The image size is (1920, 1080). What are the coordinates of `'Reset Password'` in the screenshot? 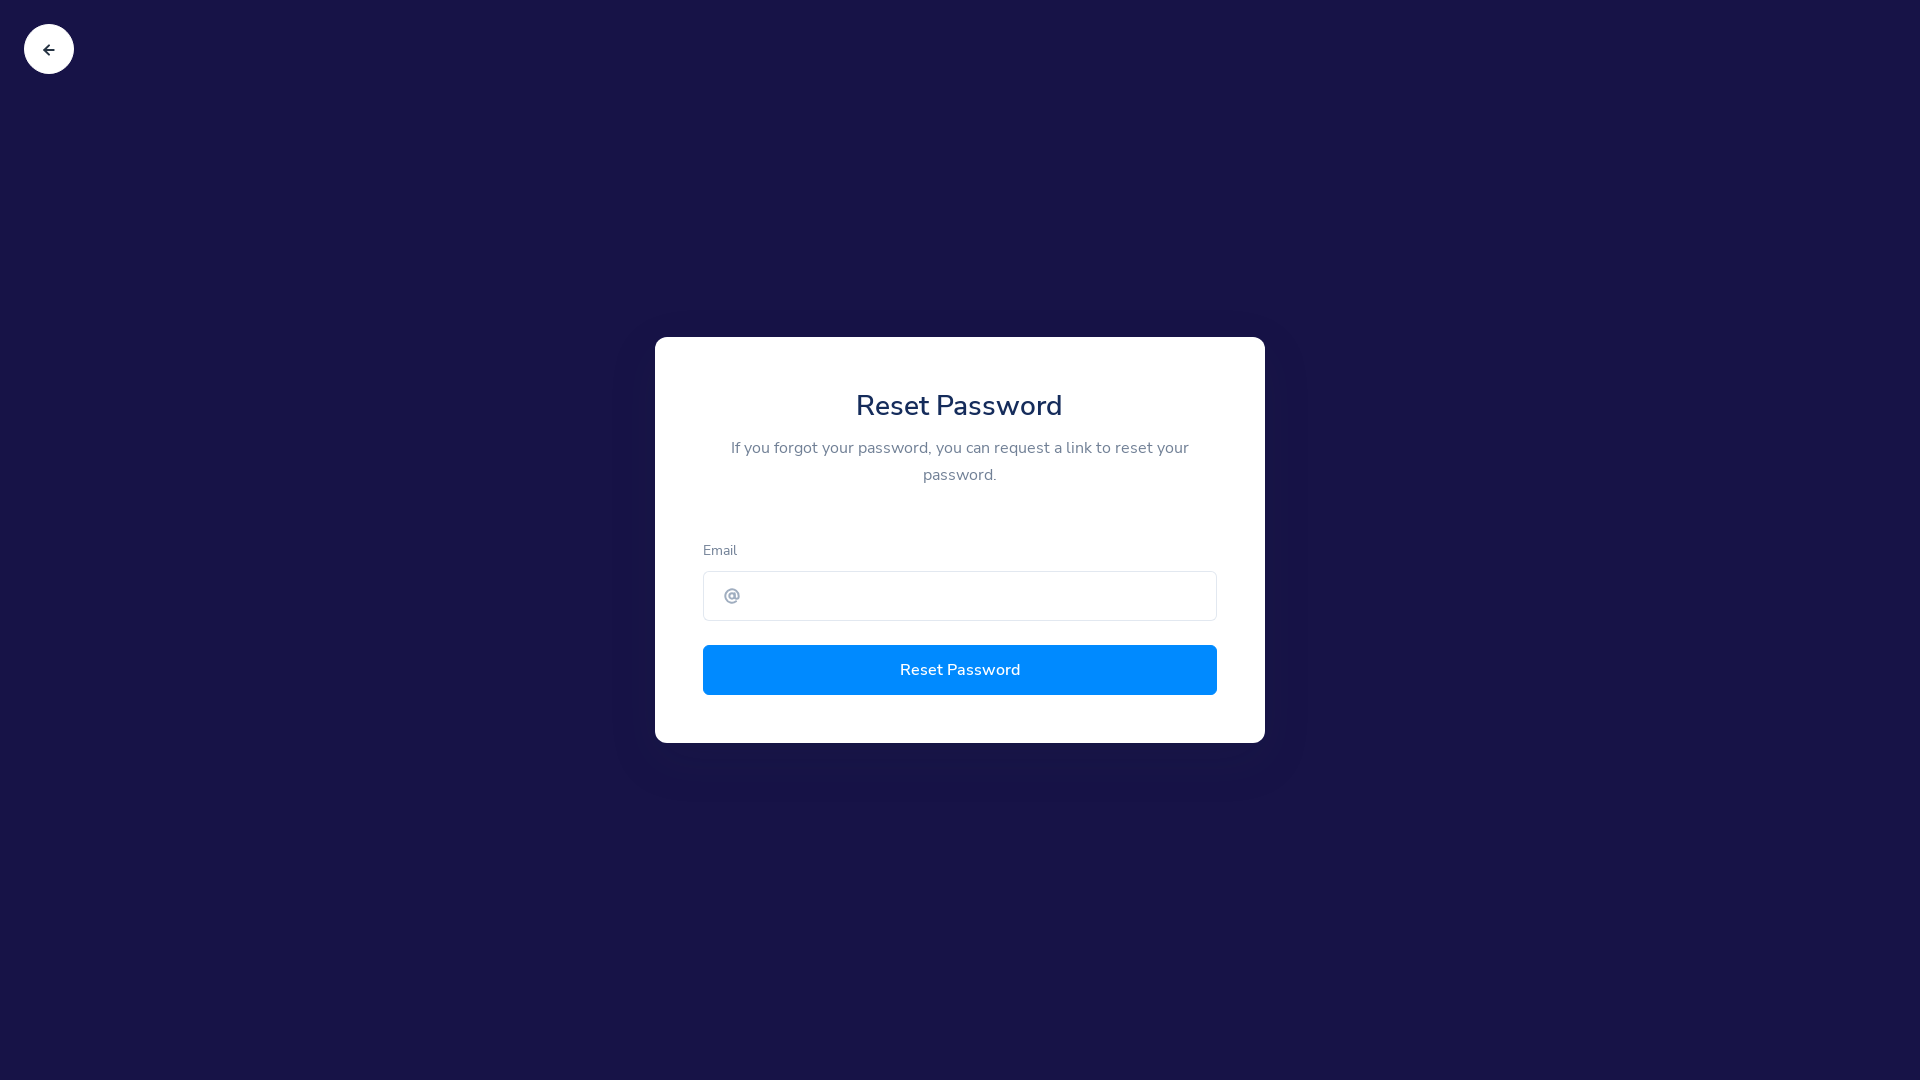 It's located at (960, 670).